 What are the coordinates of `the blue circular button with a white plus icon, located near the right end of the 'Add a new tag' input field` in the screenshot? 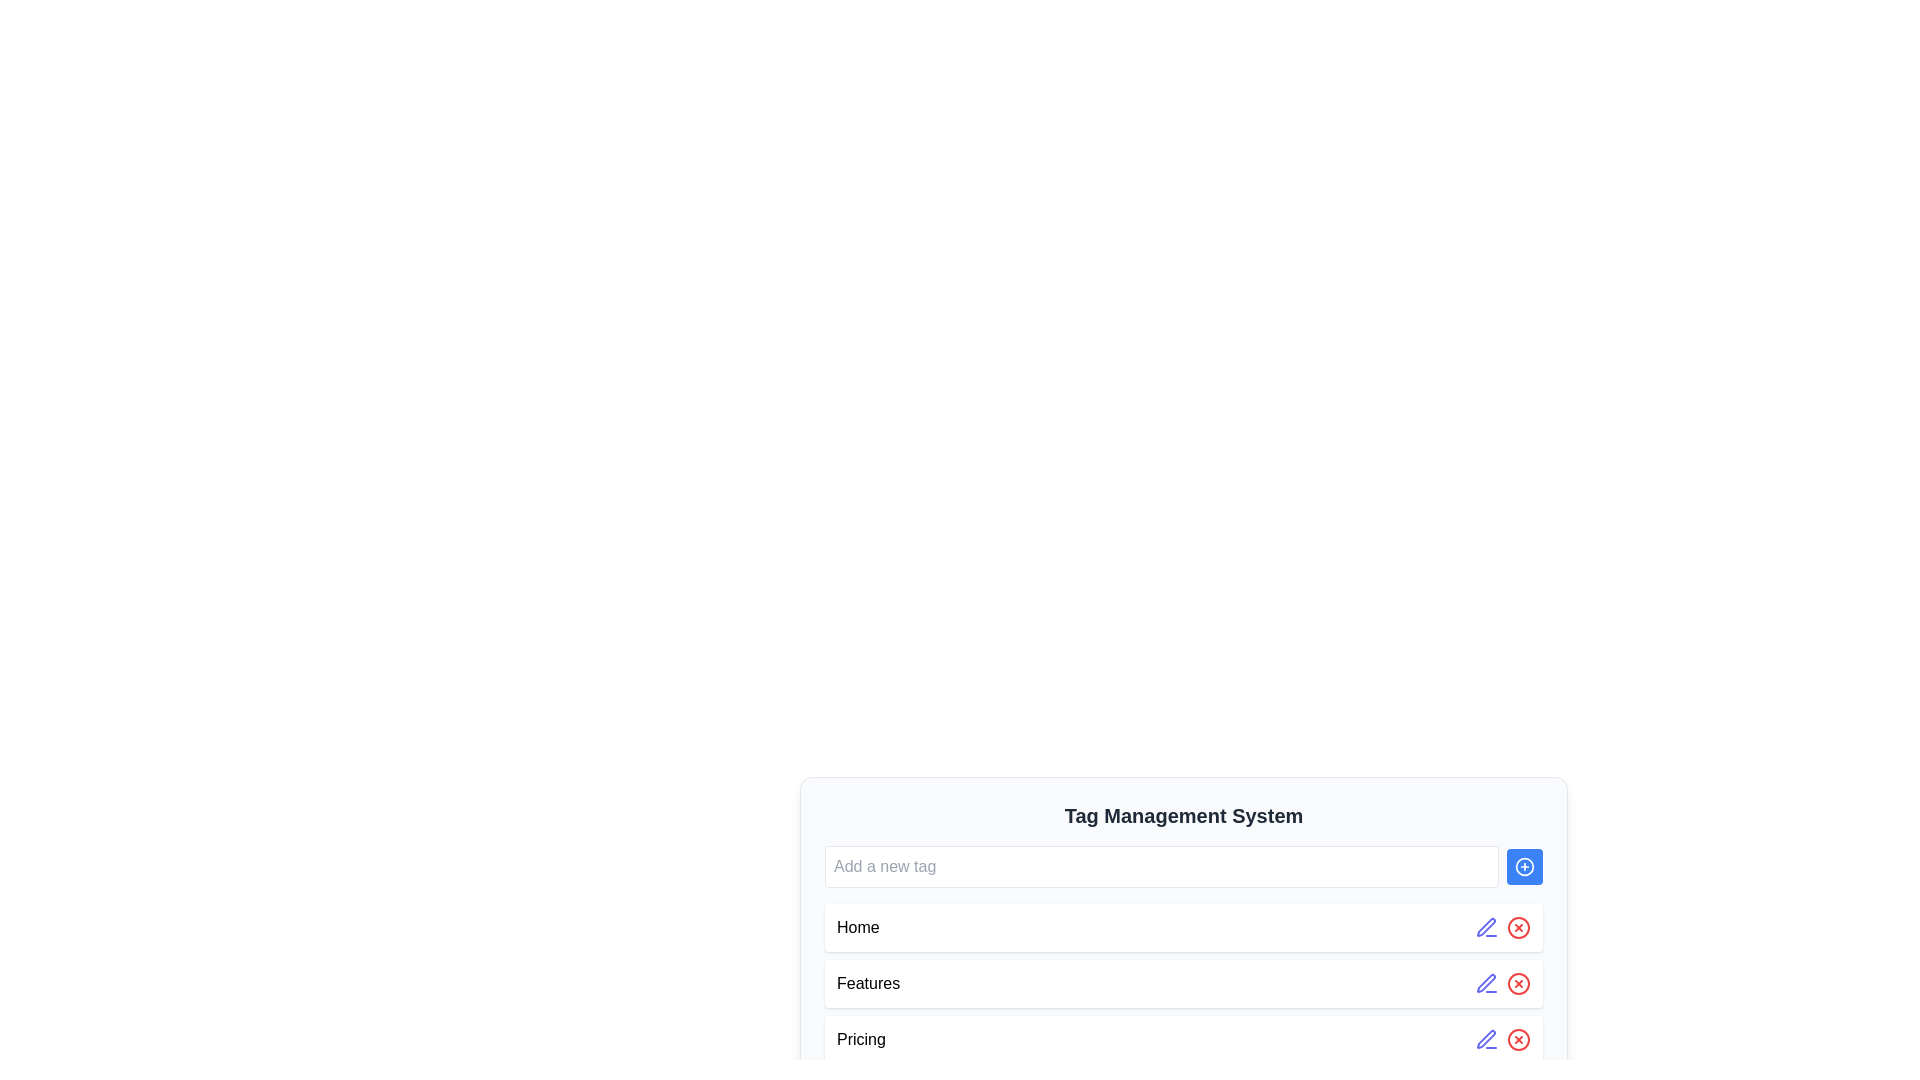 It's located at (1524, 866).